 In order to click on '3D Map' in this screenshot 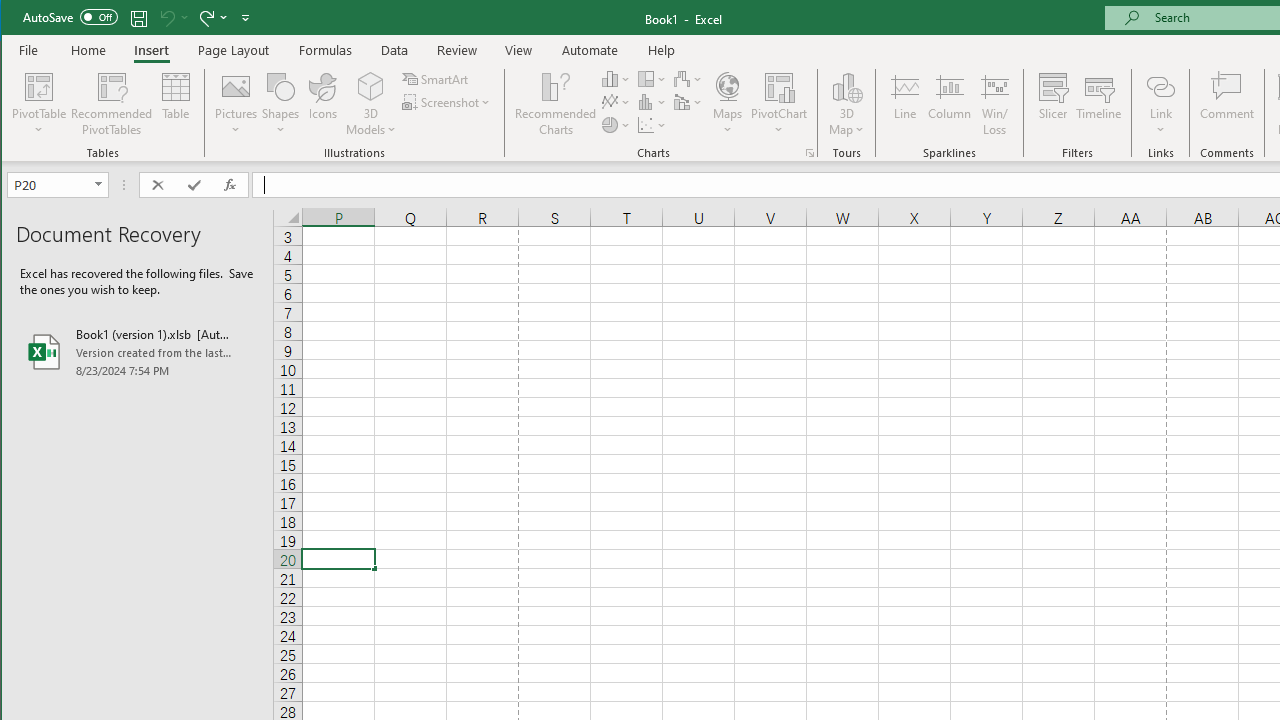, I will do `click(846, 85)`.